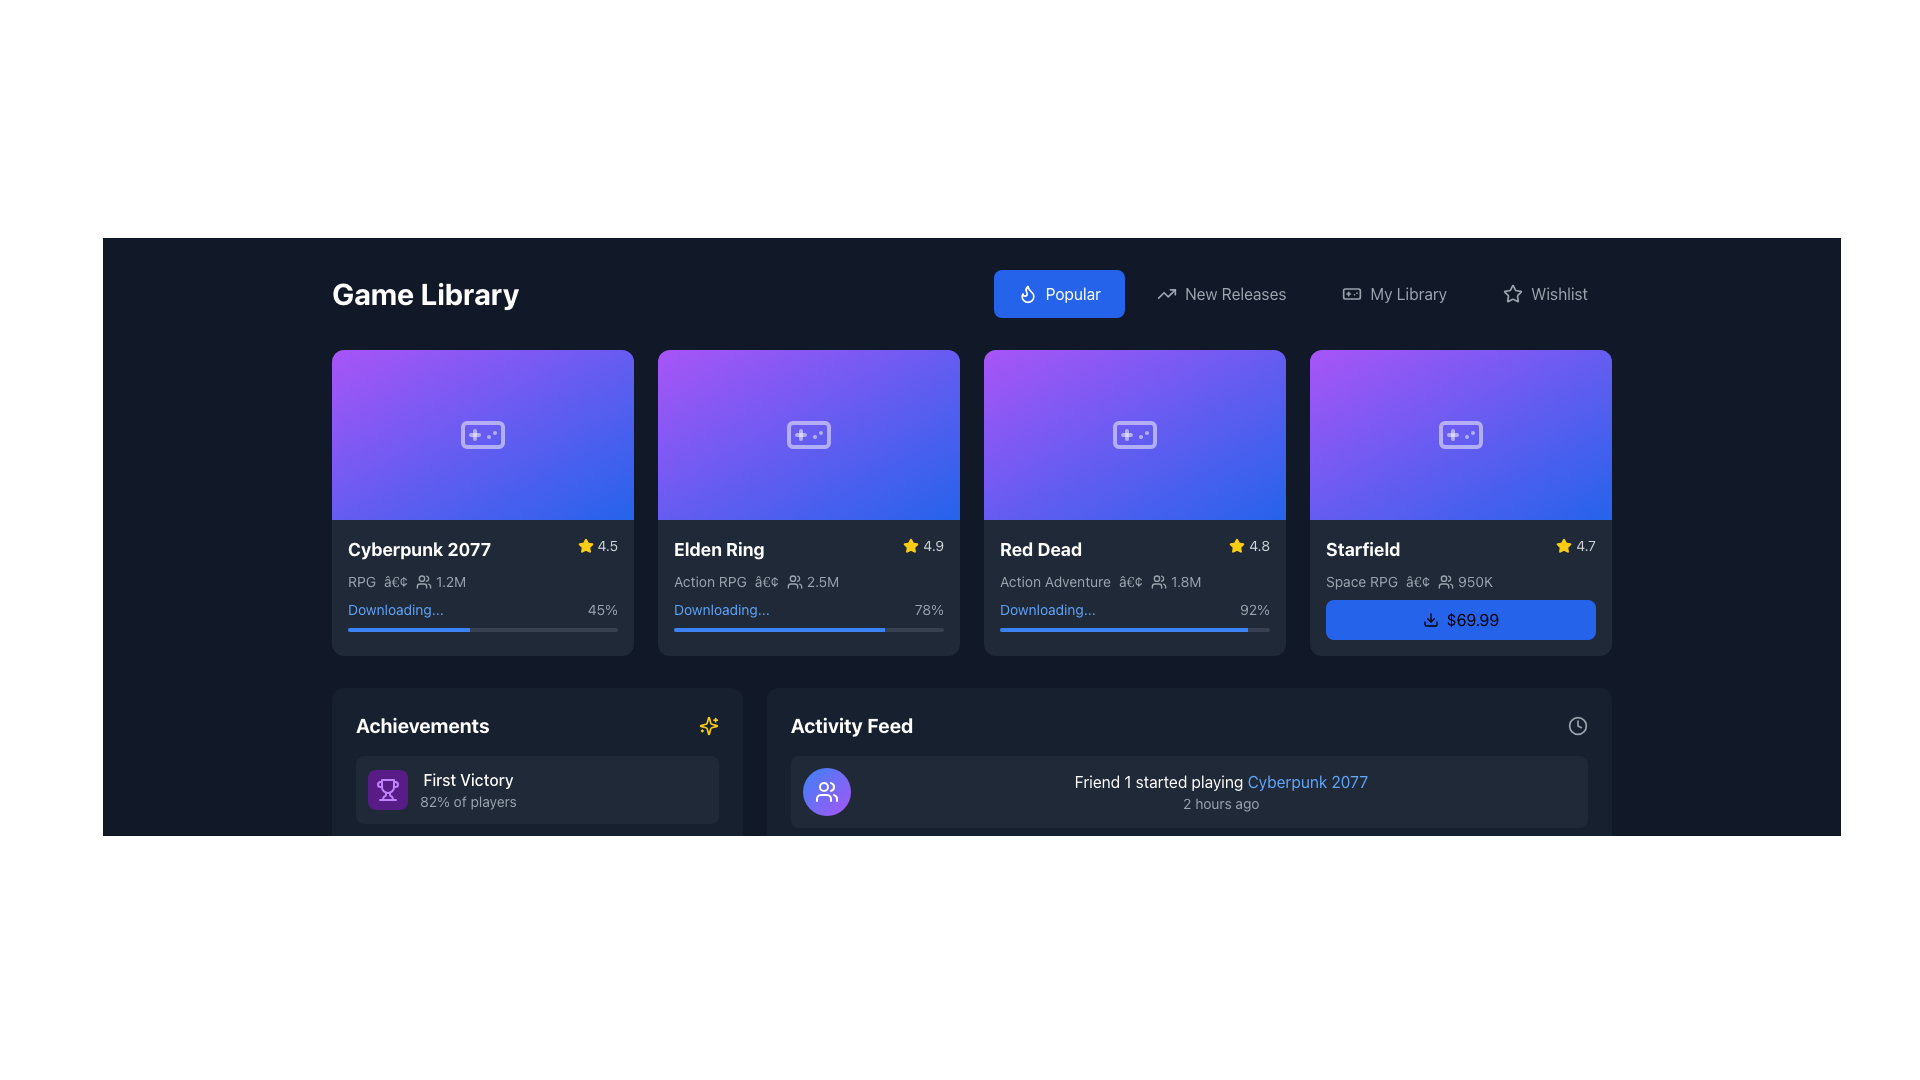 This screenshot has height=1080, width=1920. I want to click on the text block with an icon displaying user-related statistics in the 'Cyberpunk 2077' card under the 'Game Library' section, so click(440, 581).